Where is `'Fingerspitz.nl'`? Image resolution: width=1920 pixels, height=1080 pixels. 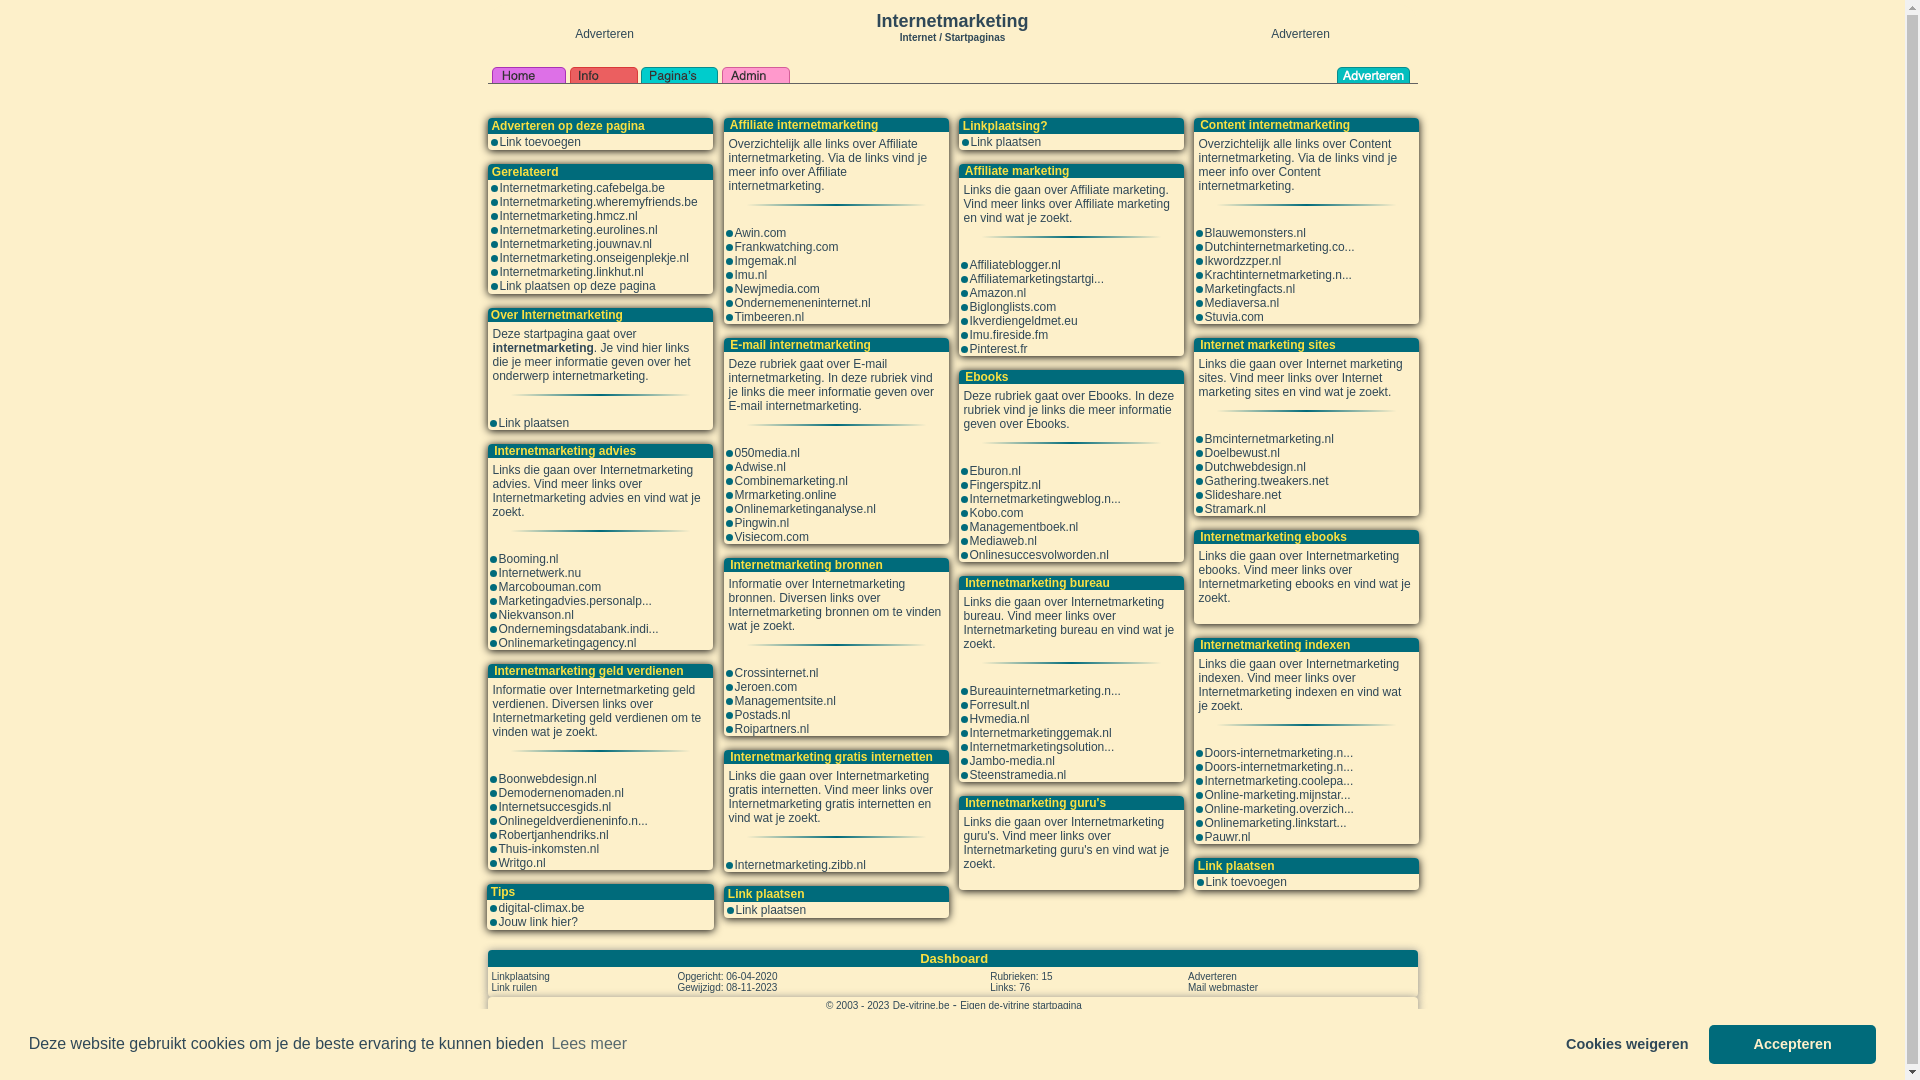 'Fingerspitz.nl' is located at coordinates (1005, 485).